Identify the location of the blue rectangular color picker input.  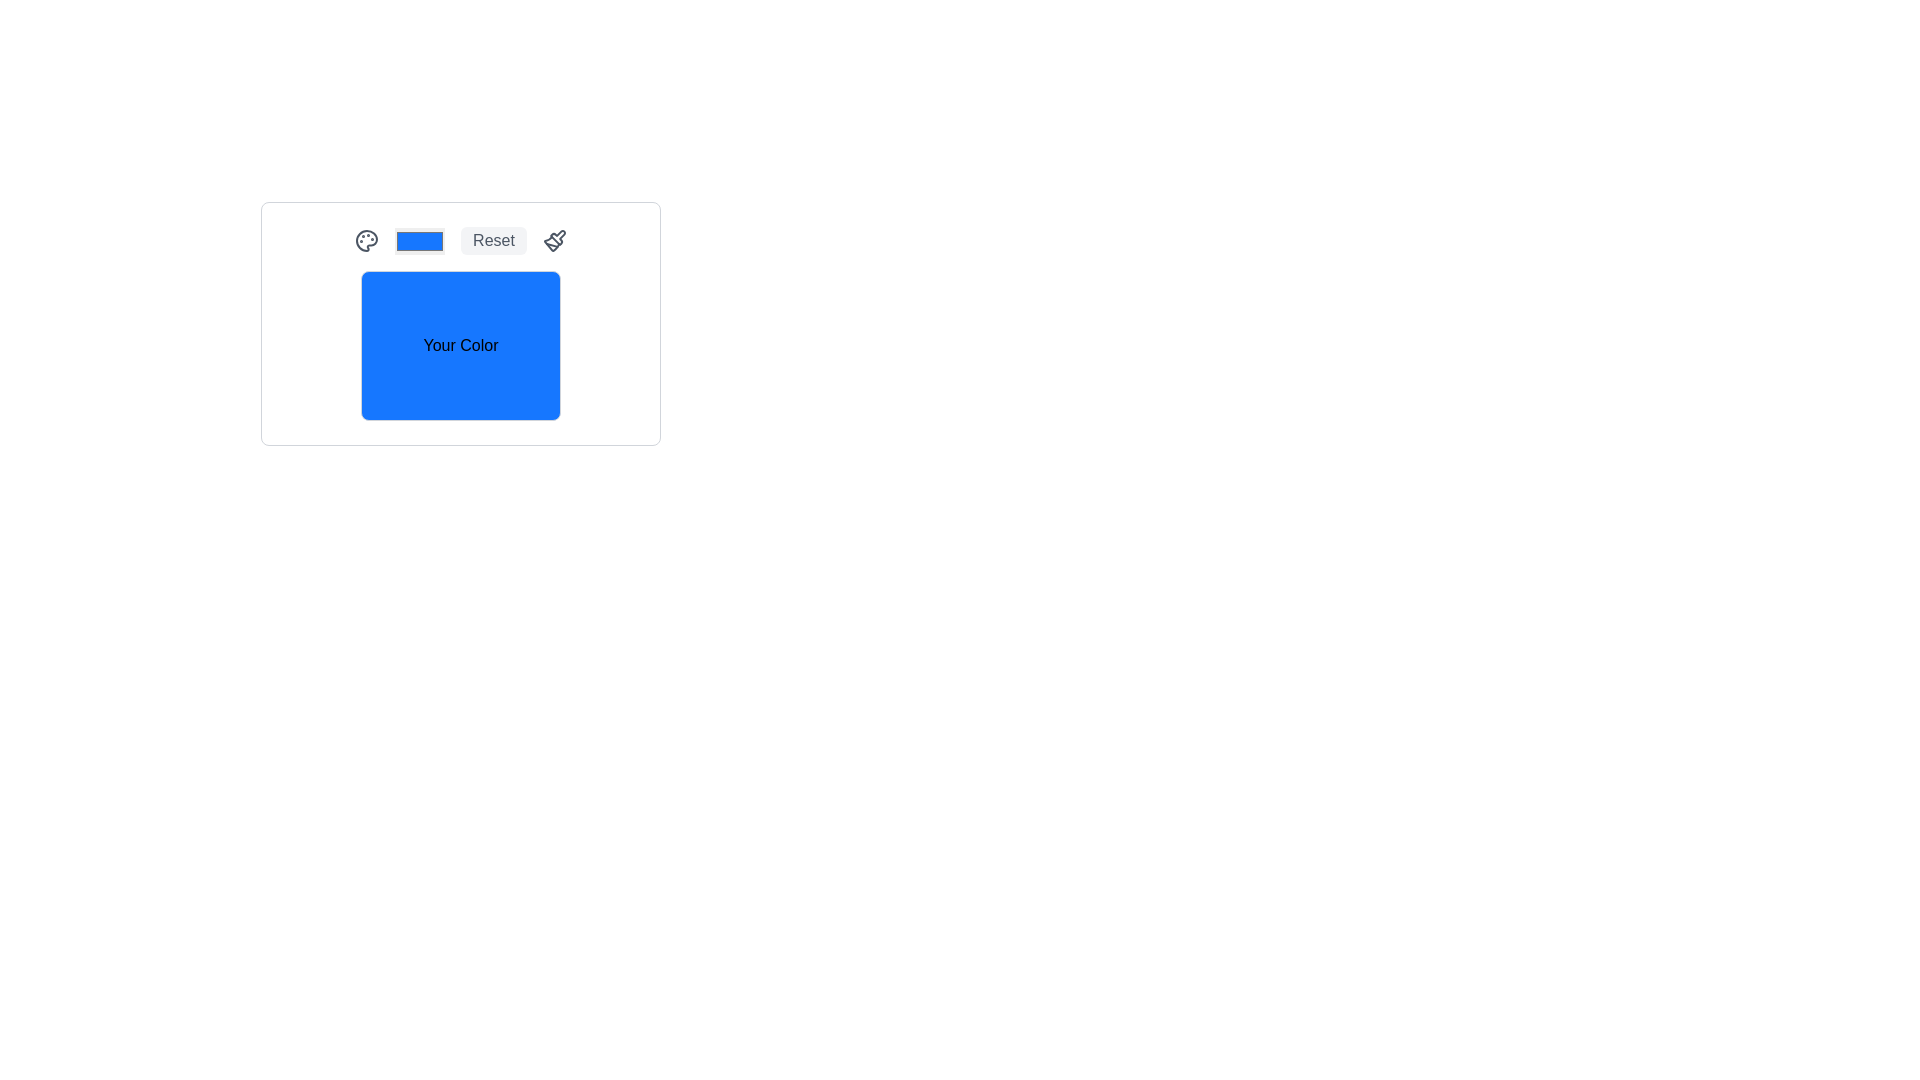
(419, 239).